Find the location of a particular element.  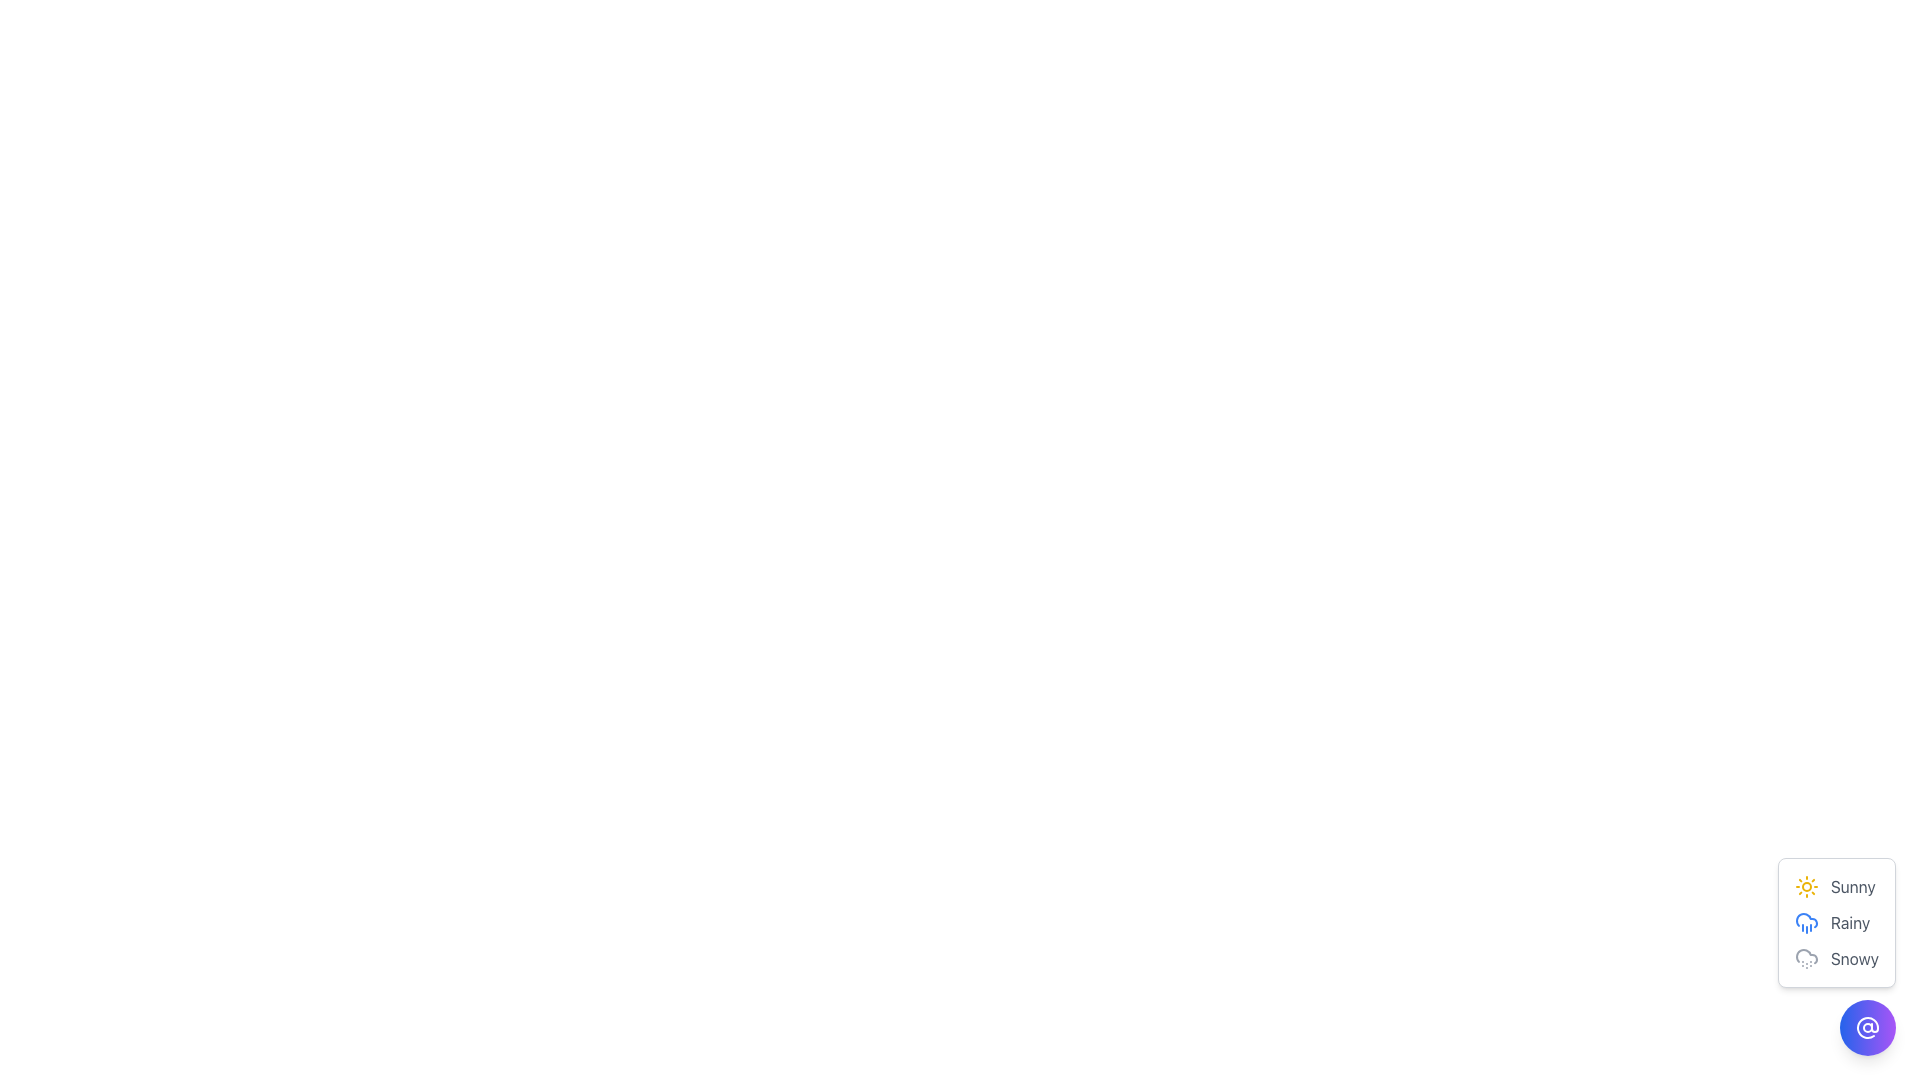

the 'Snowy' weather condition icon located at the bottom right of the weather widget, which is the third item in the vertical stack of weather icons is located at coordinates (1806, 958).